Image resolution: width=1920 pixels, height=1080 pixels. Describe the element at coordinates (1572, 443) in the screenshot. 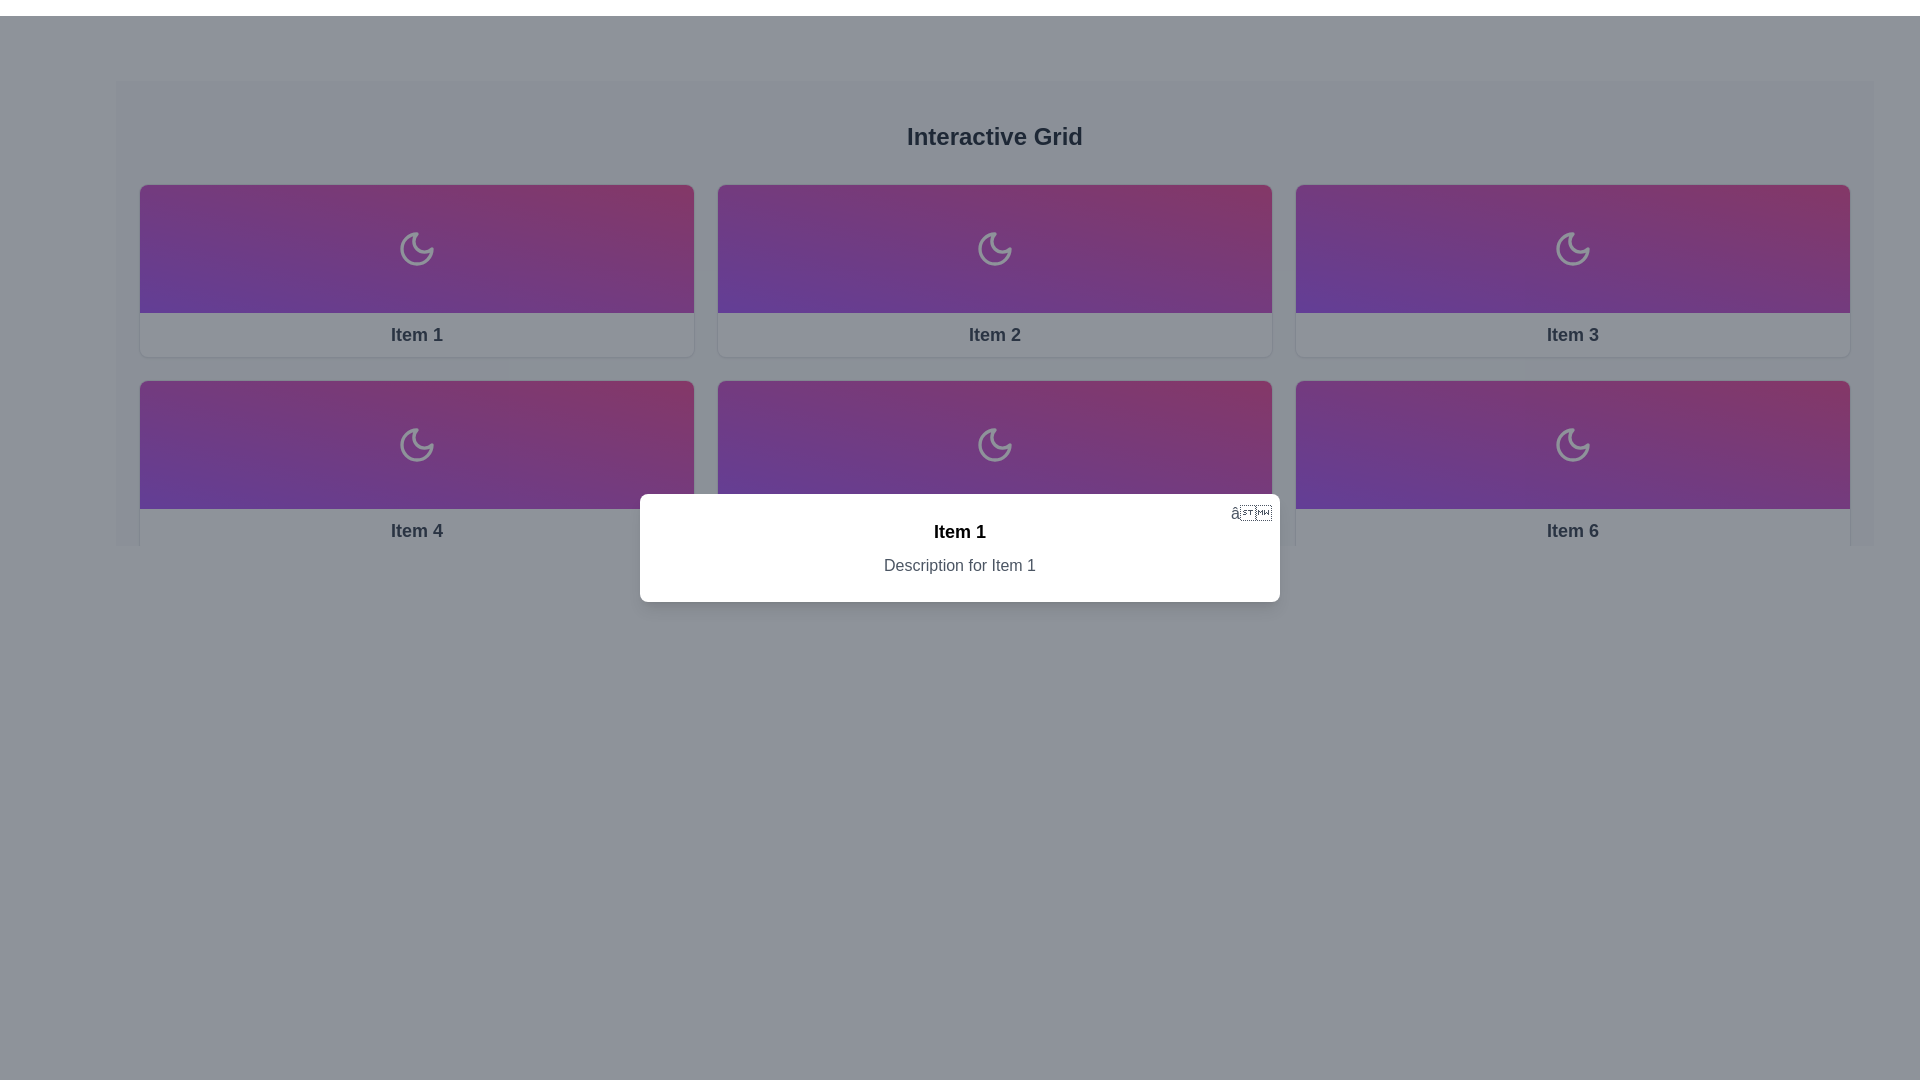

I see `the nighttime-themed icon located in the bottom-right corner of the 'Item 6' card within a 2x3 grid` at that location.